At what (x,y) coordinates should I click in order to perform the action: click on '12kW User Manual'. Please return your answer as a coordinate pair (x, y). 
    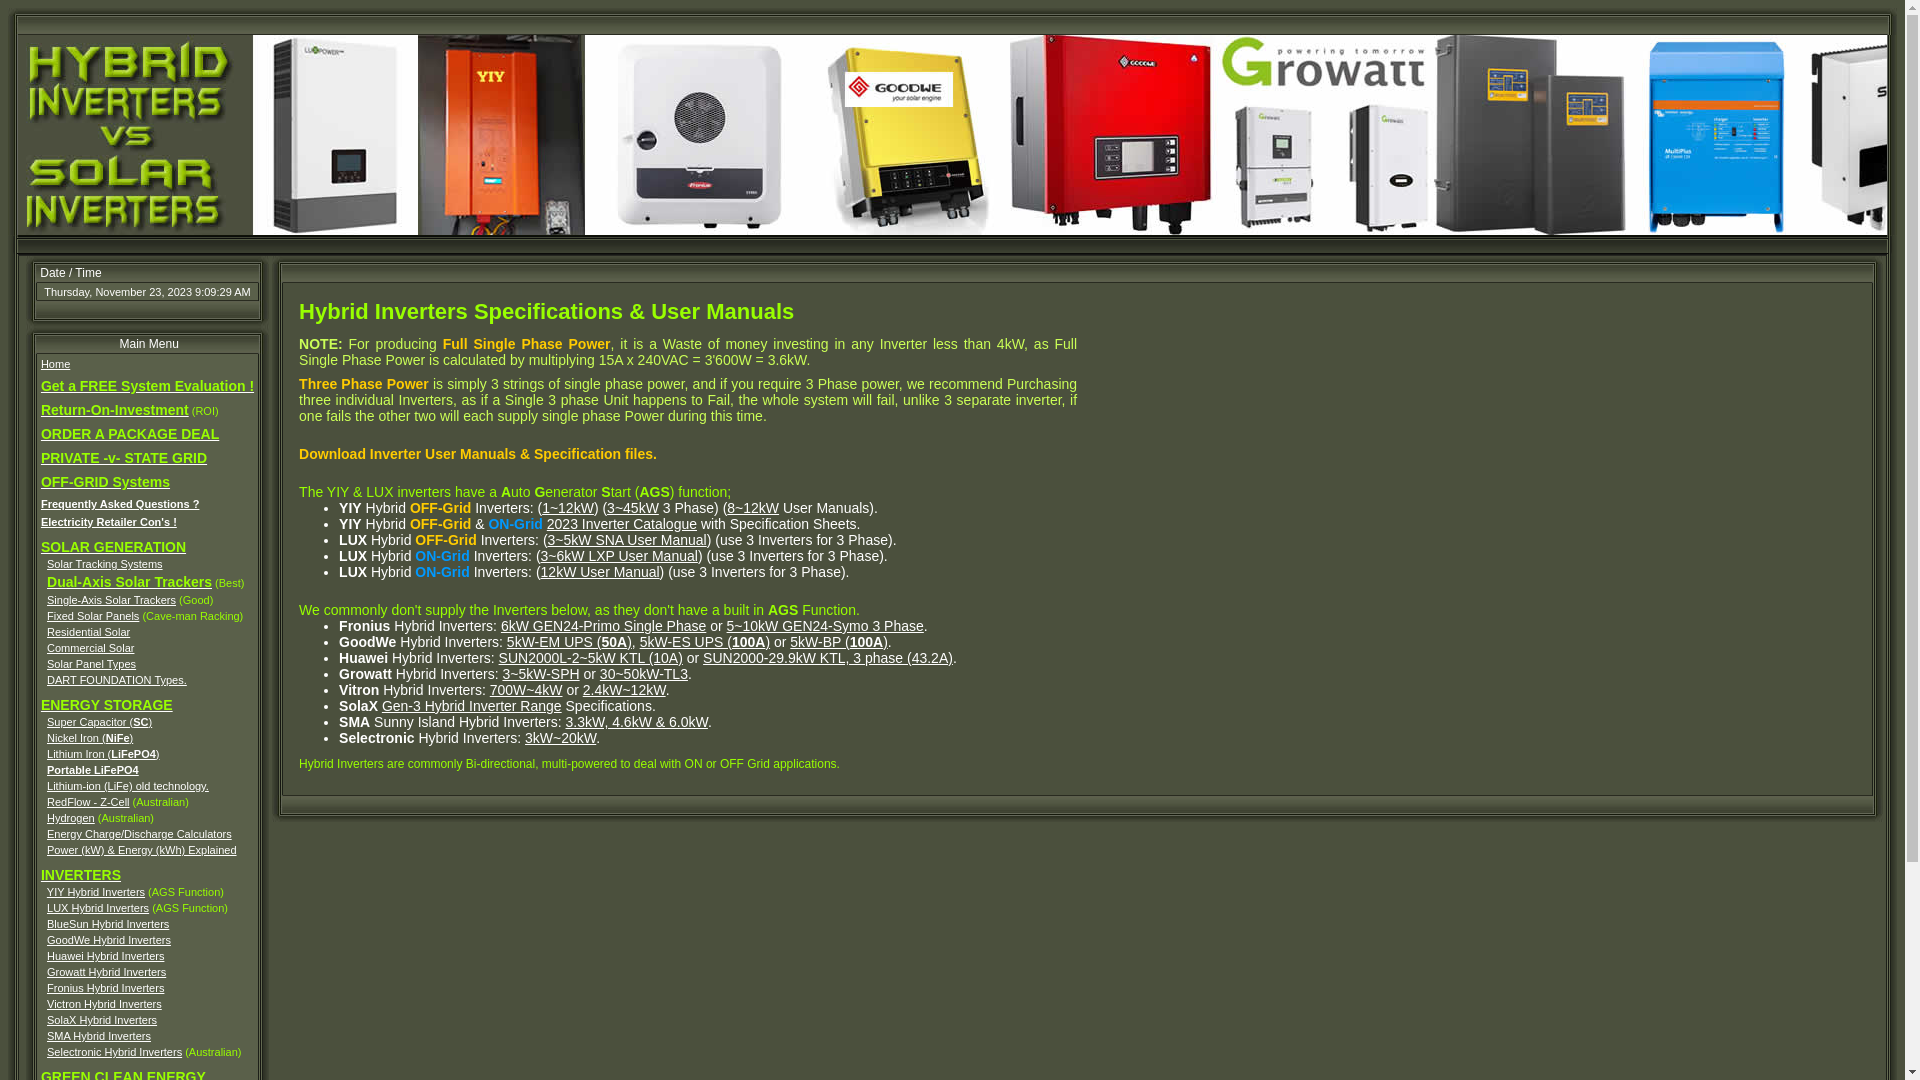
    Looking at the image, I should click on (599, 571).